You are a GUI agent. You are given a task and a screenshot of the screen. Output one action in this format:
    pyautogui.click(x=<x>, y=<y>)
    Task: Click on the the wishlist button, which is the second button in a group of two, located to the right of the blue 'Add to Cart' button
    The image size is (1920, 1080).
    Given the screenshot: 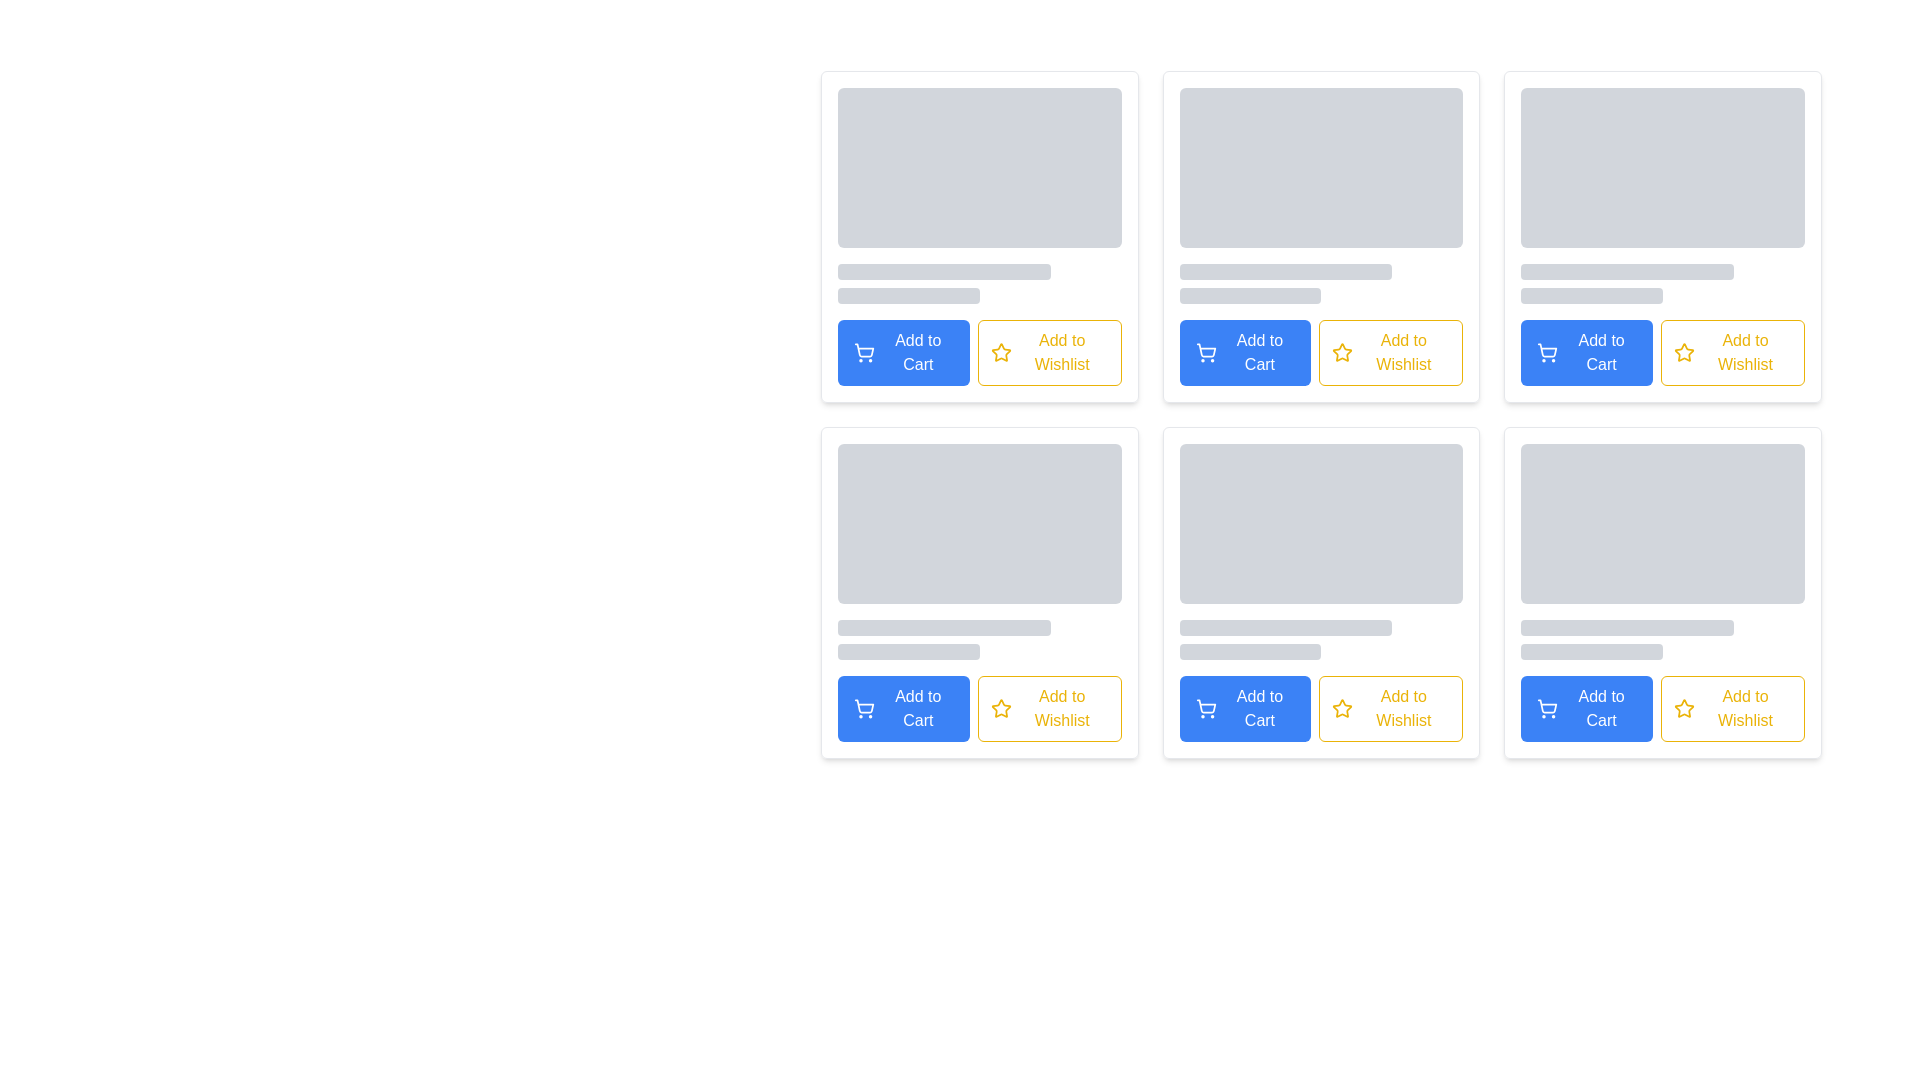 What is the action you would take?
    pyautogui.click(x=1731, y=352)
    